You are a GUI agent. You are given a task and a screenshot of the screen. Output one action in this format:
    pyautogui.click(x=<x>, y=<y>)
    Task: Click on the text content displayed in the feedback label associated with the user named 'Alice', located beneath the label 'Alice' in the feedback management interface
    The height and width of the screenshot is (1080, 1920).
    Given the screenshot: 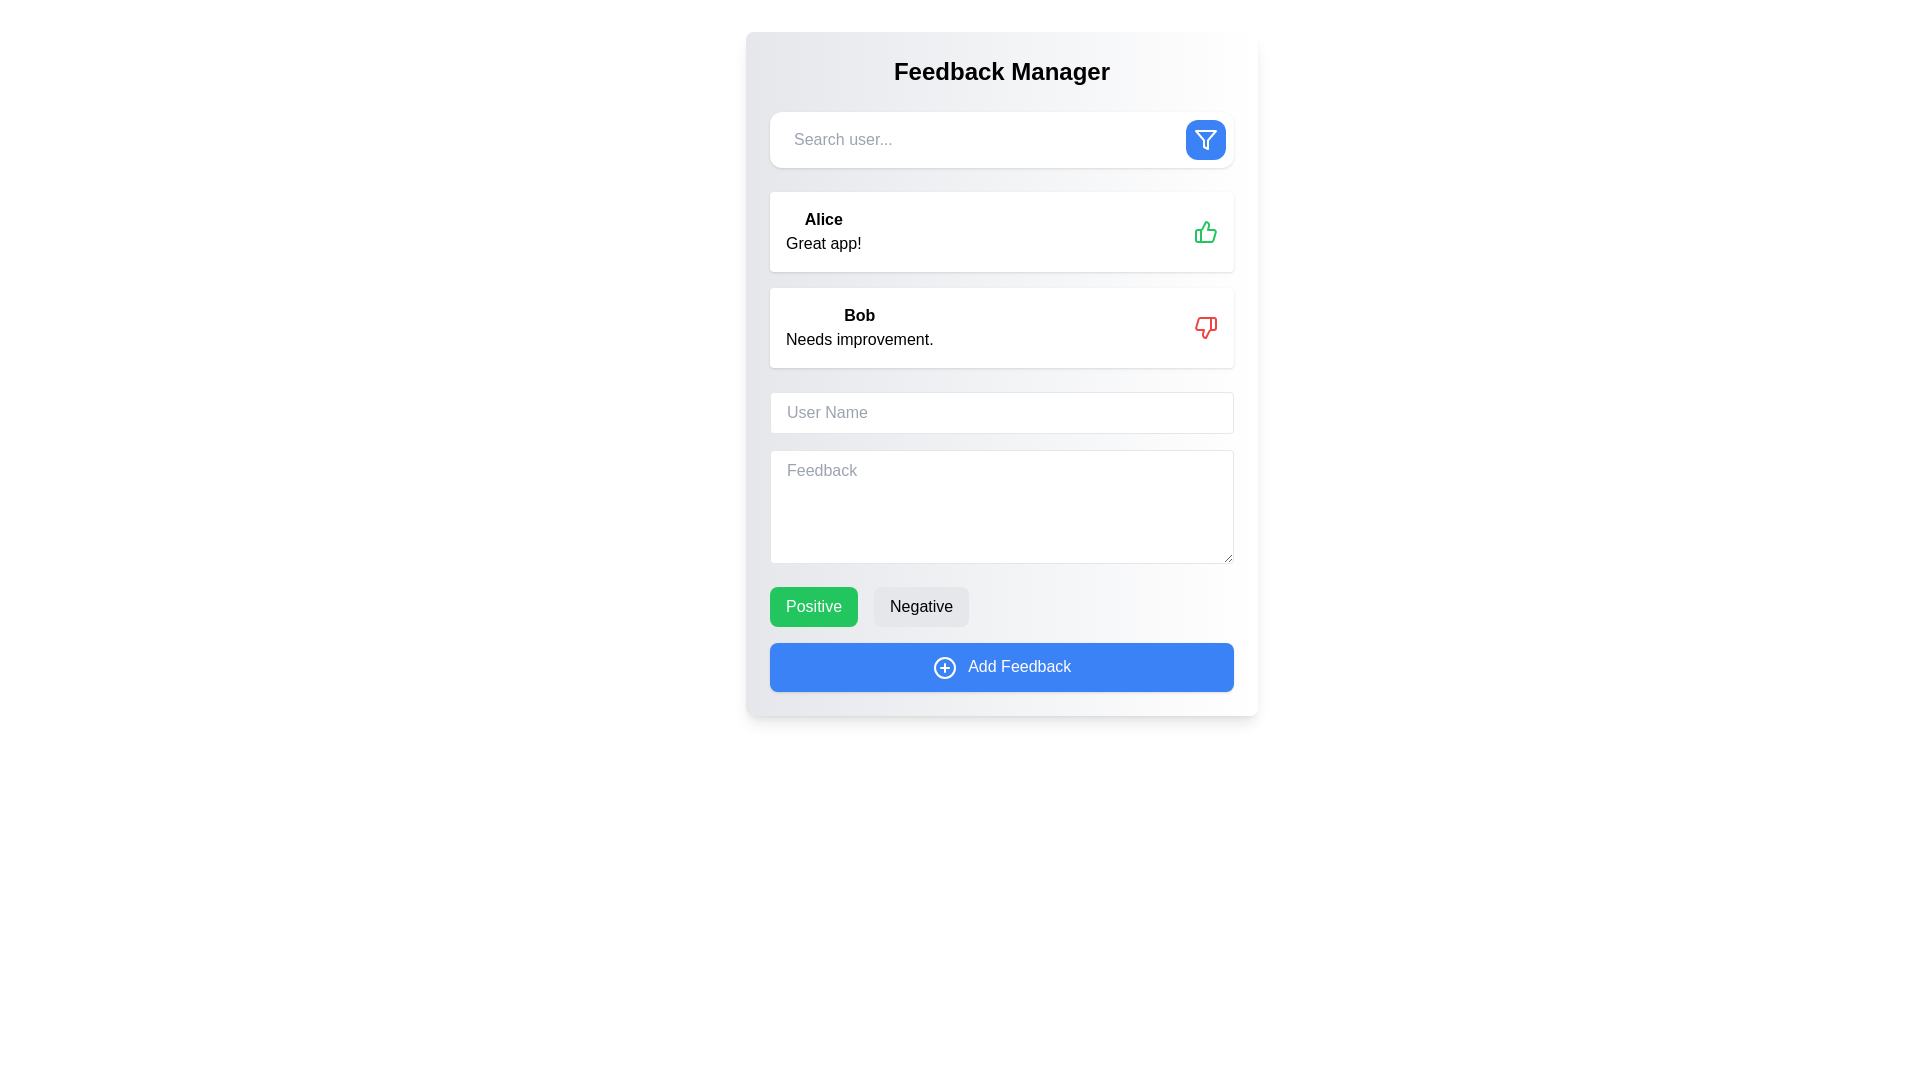 What is the action you would take?
    pyautogui.click(x=823, y=242)
    